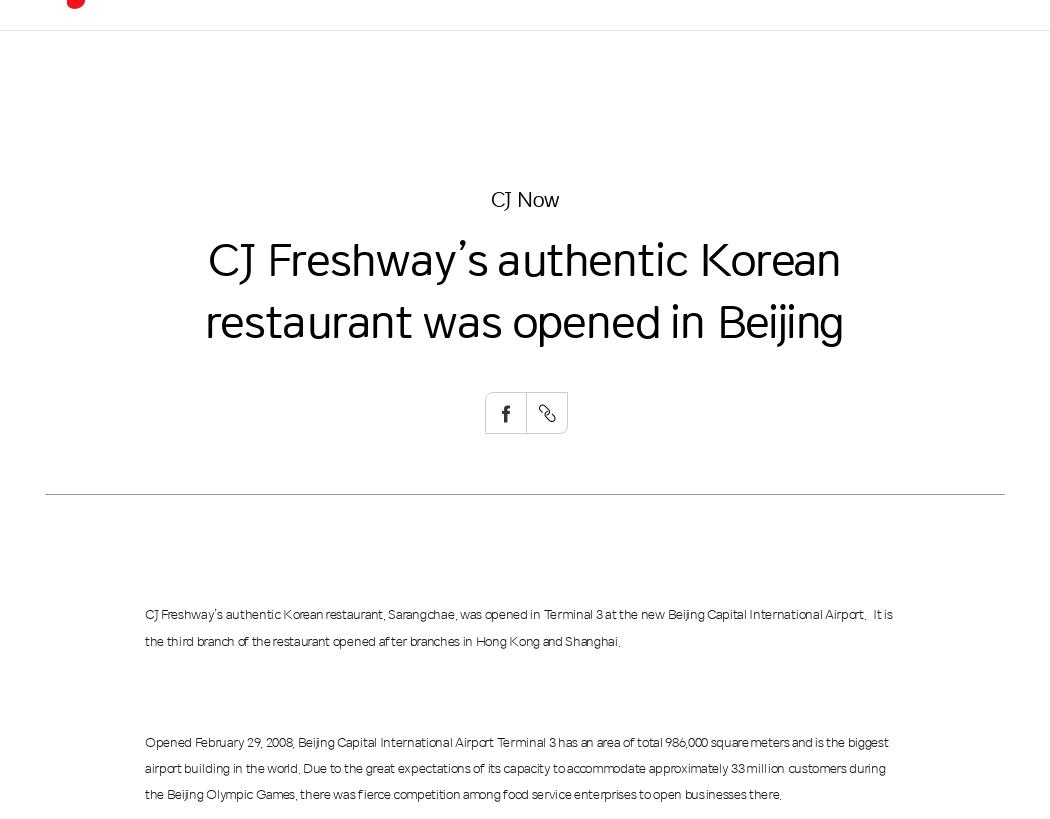 Image resolution: width=1050 pixels, height=819 pixels. Describe the element at coordinates (720, 156) in the screenshot. I see `'History'` at that location.